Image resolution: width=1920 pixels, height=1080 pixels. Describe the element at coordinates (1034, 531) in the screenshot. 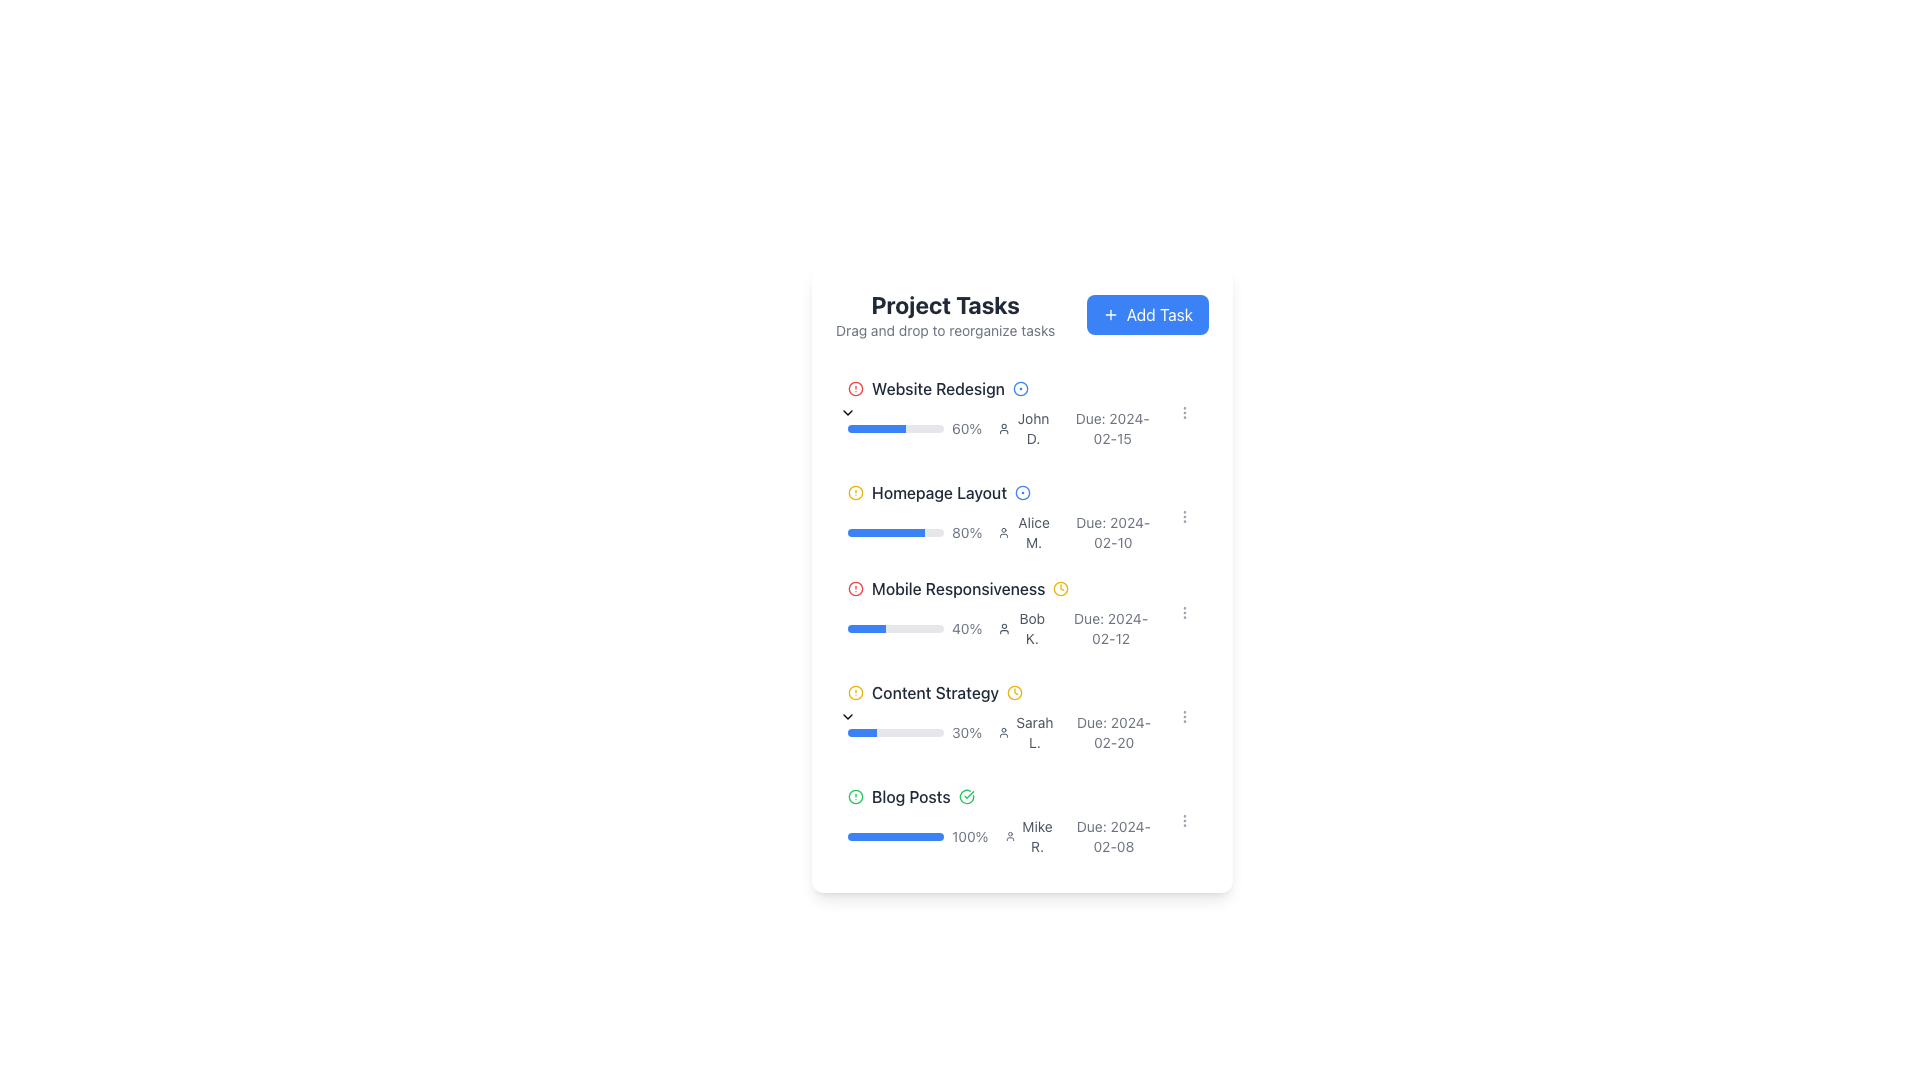

I see `the name 'Alice M.' as the task assignee displayed in a dark gray text label within the 'Homepage Layout' task row` at that location.